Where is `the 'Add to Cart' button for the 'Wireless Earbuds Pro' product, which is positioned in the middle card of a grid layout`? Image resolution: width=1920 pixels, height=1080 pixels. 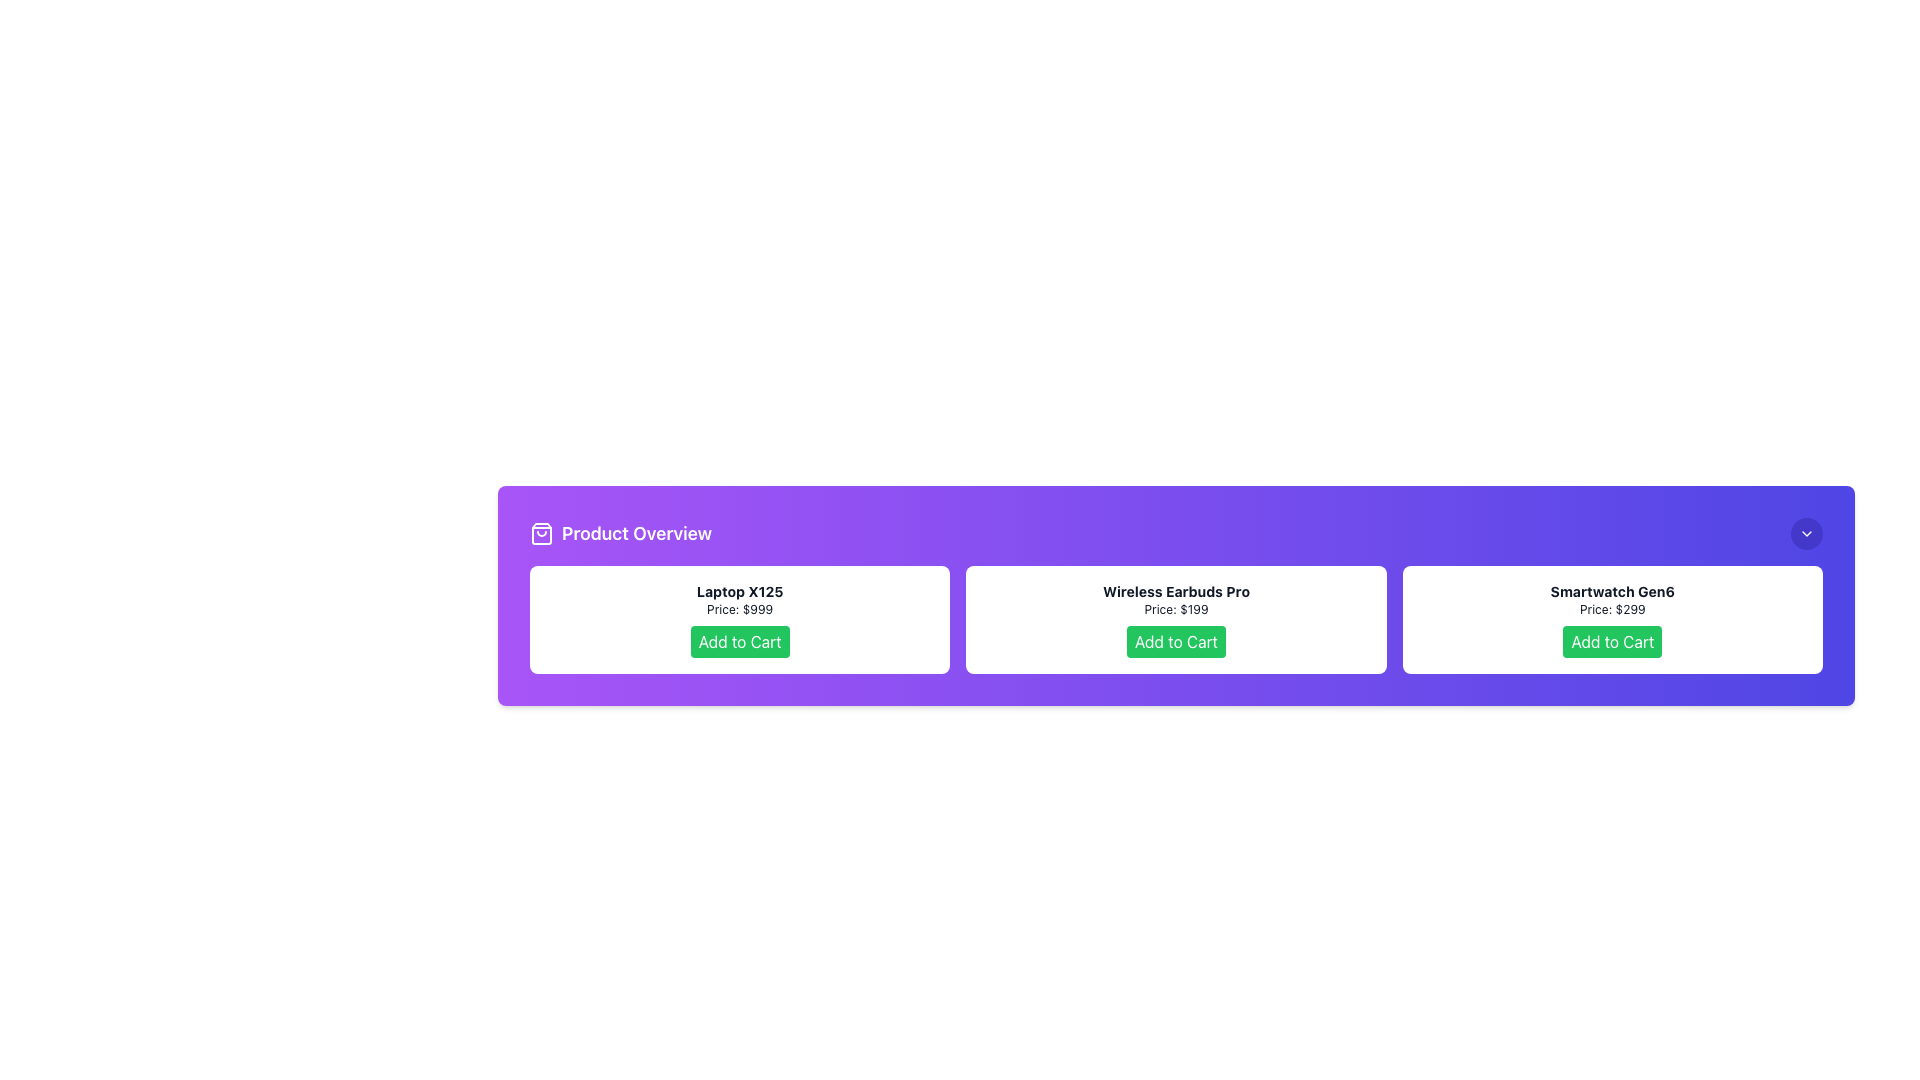 the 'Add to Cart' button for the 'Wireless Earbuds Pro' product, which is positioned in the middle card of a grid layout is located at coordinates (1176, 619).